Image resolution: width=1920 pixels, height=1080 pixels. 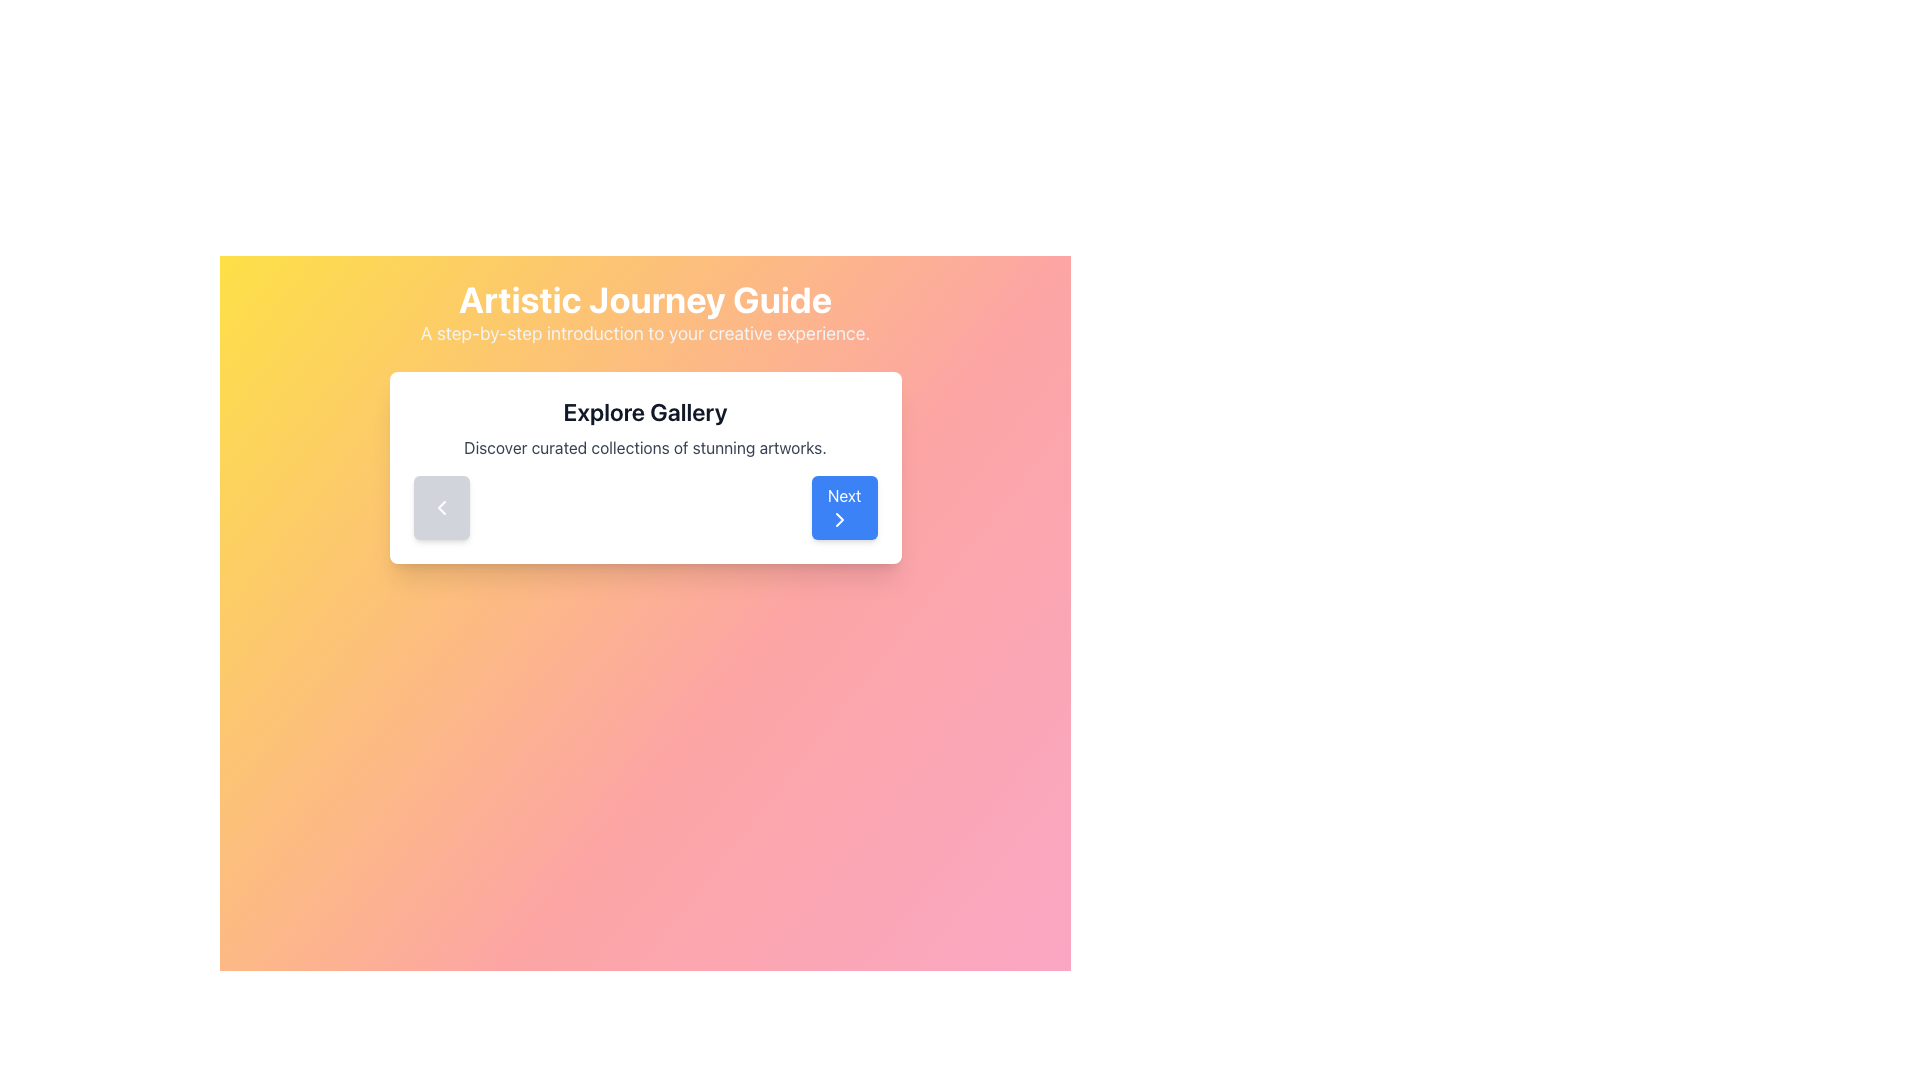 I want to click on the navigation button located at the bottom right of the prominent card to proceed to the next step in the process, so click(x=844, y=507).